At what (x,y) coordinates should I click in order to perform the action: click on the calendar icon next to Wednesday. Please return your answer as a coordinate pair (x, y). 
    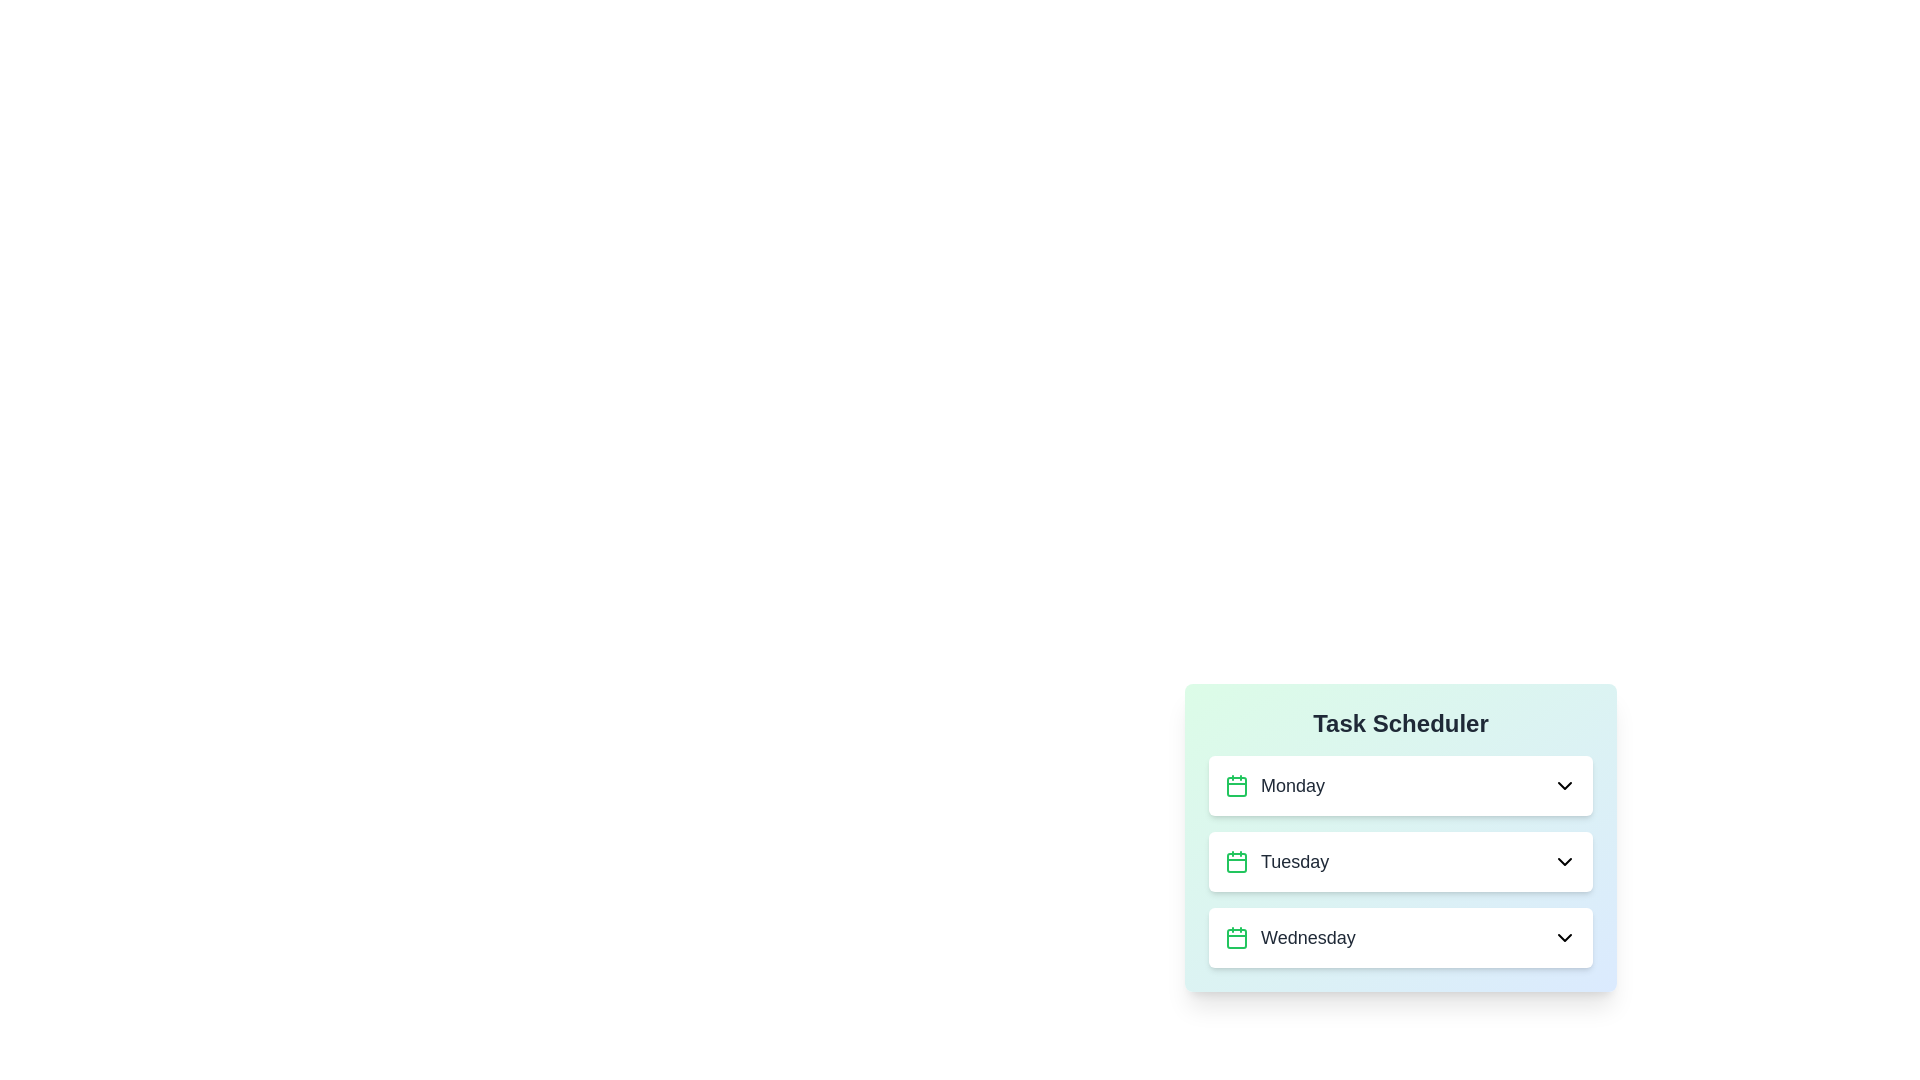
    Looking at the image, I should click on (1236, 937).